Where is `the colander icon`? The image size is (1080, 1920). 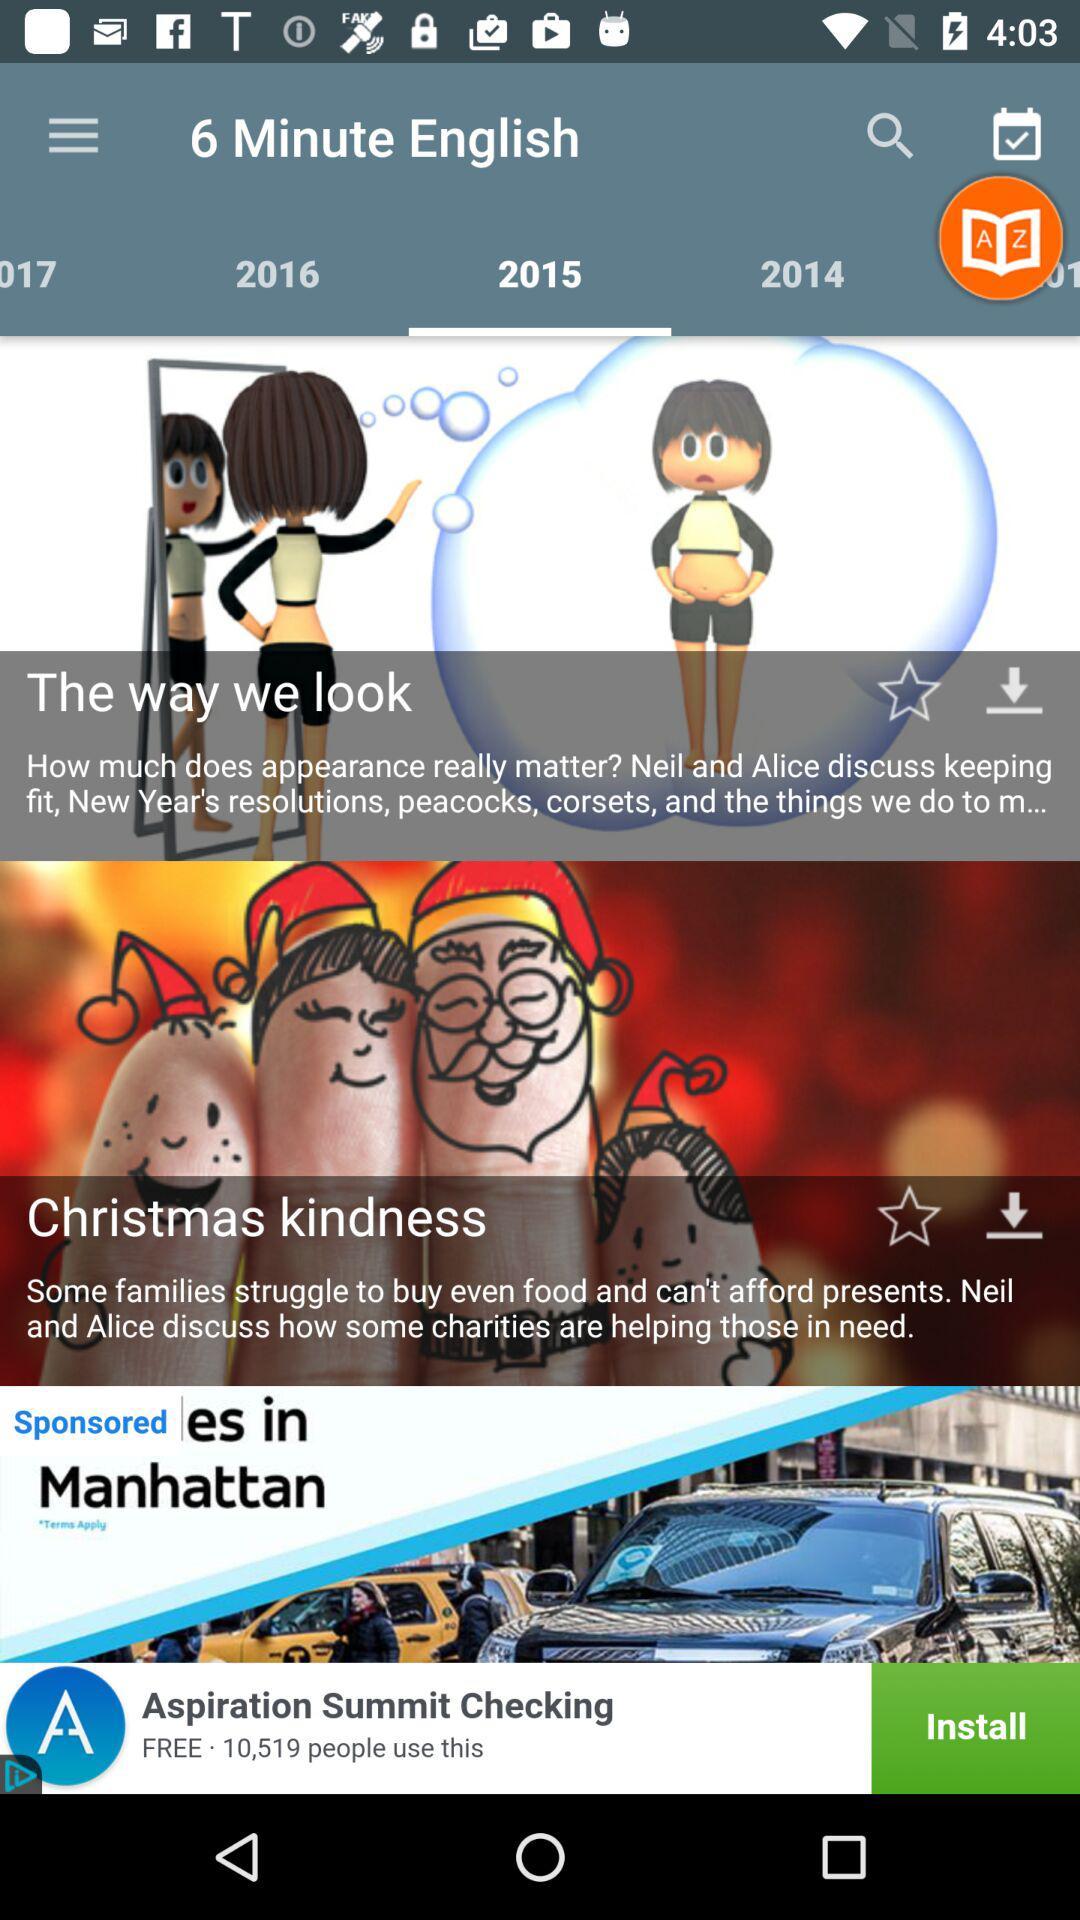
the colander icon is located at coordinates (1017, 136).